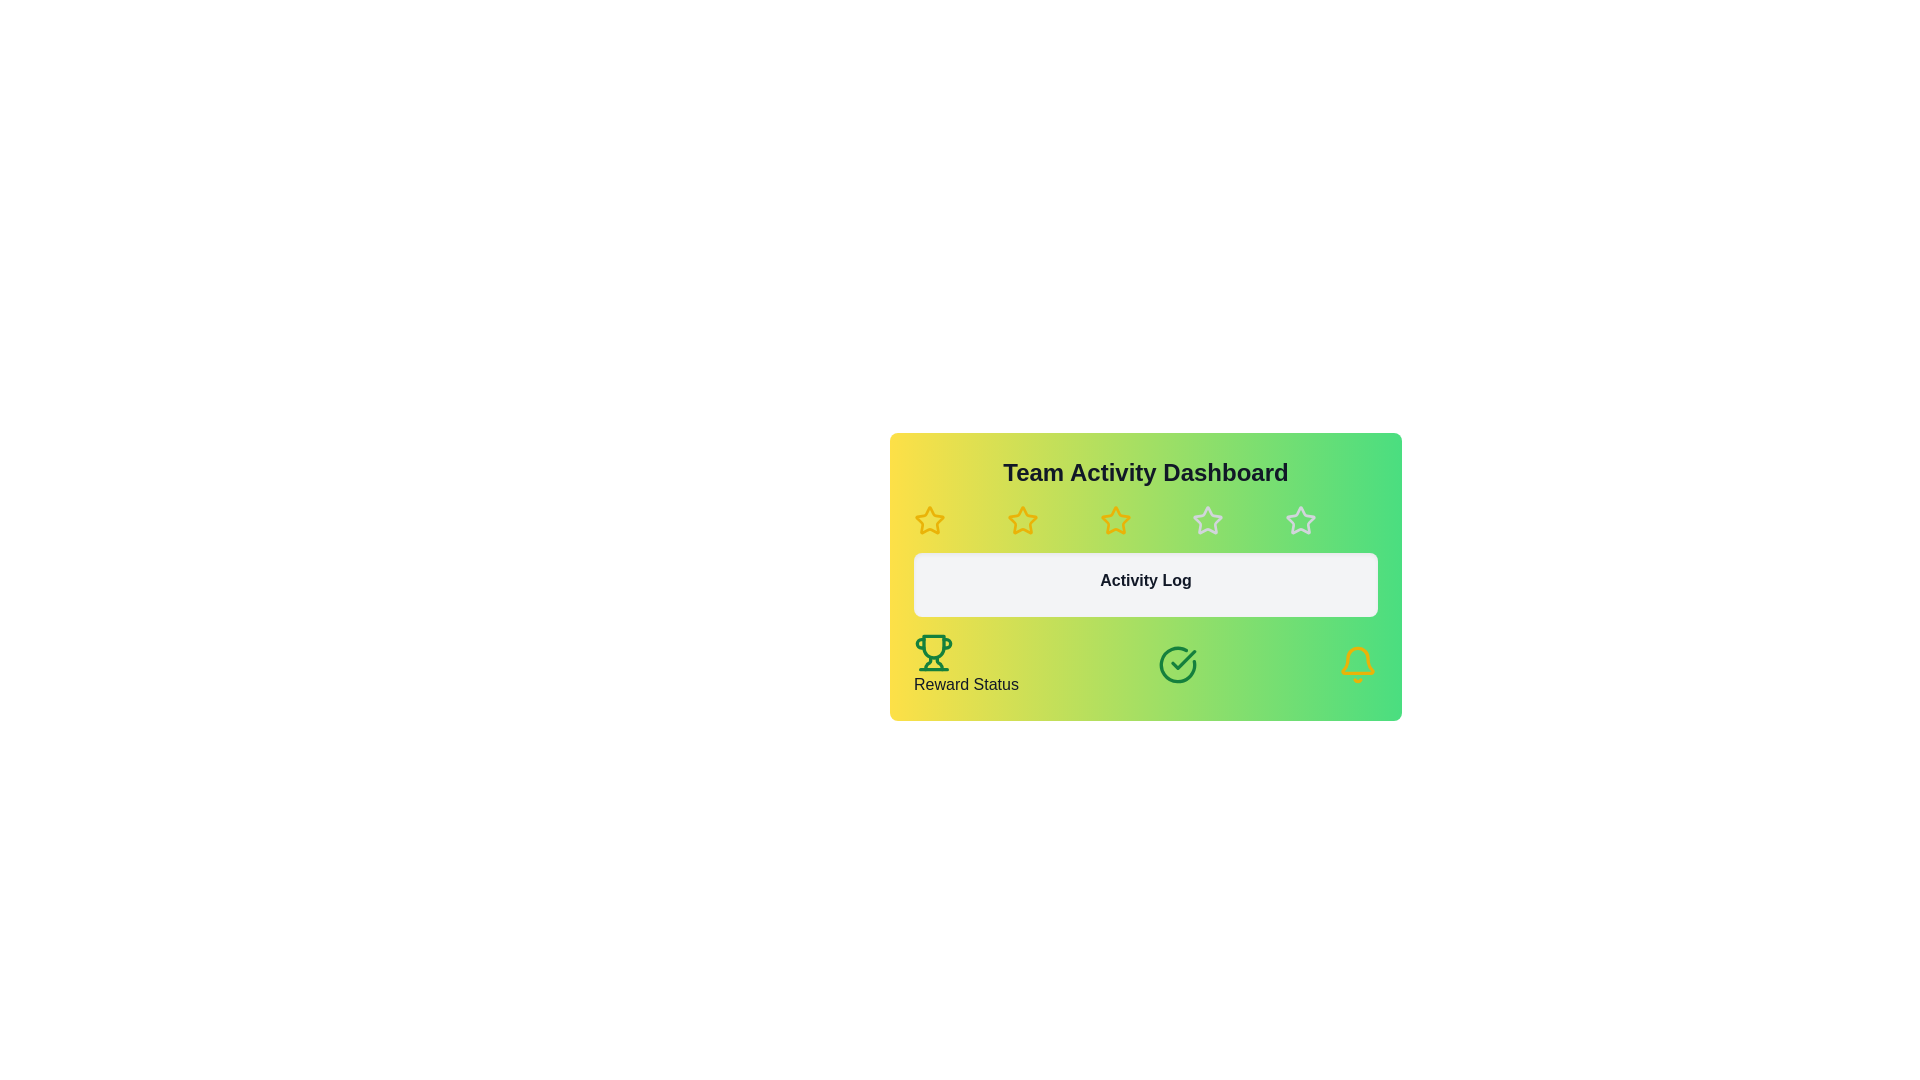 This screenshot has width=1920, height=1080. Describe the element at coordinates (1301, 519) in the screenshot. I see `the fifth star-shaped icon in a horizontal sequence of six stars, which is outlined in gray, indicating its inactive state` at that location.